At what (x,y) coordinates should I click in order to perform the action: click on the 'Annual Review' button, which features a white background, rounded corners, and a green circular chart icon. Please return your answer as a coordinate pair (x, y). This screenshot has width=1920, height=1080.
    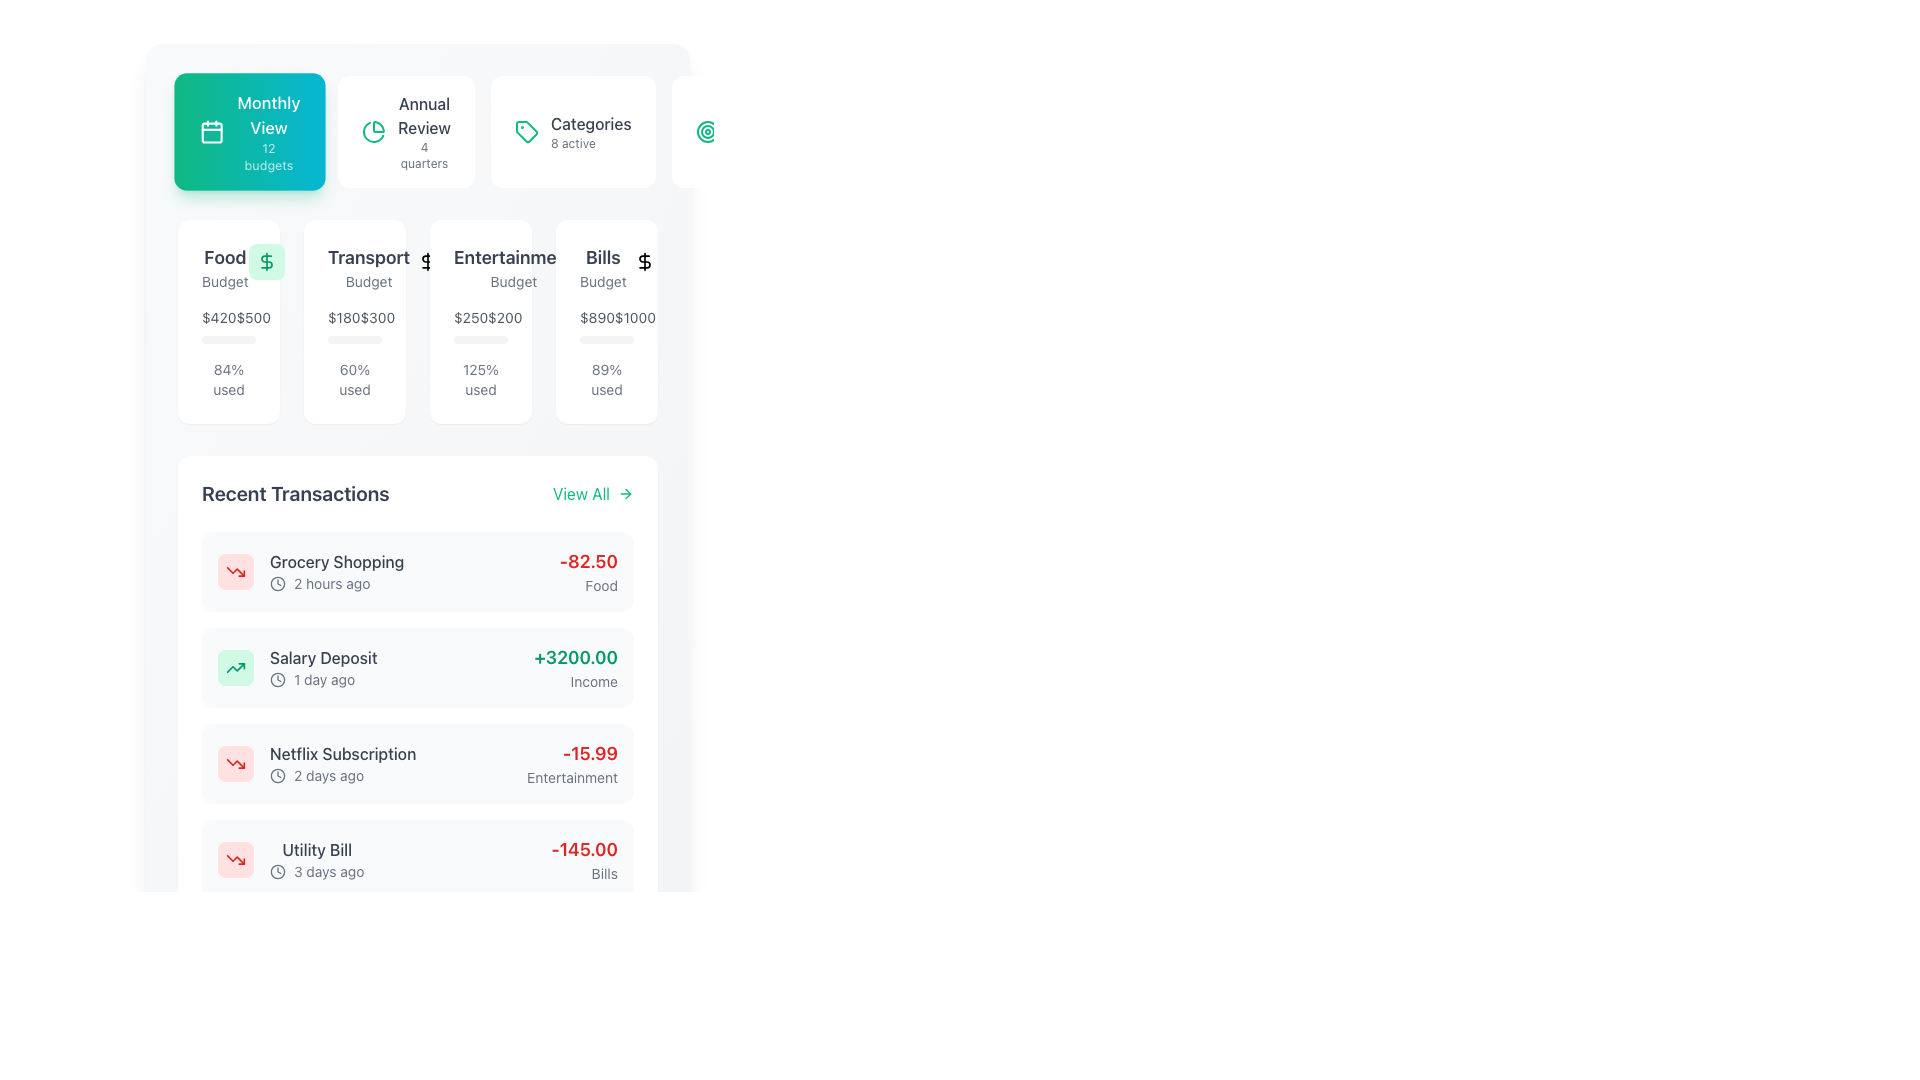
    Looking at the image, I should click on (416, 131).